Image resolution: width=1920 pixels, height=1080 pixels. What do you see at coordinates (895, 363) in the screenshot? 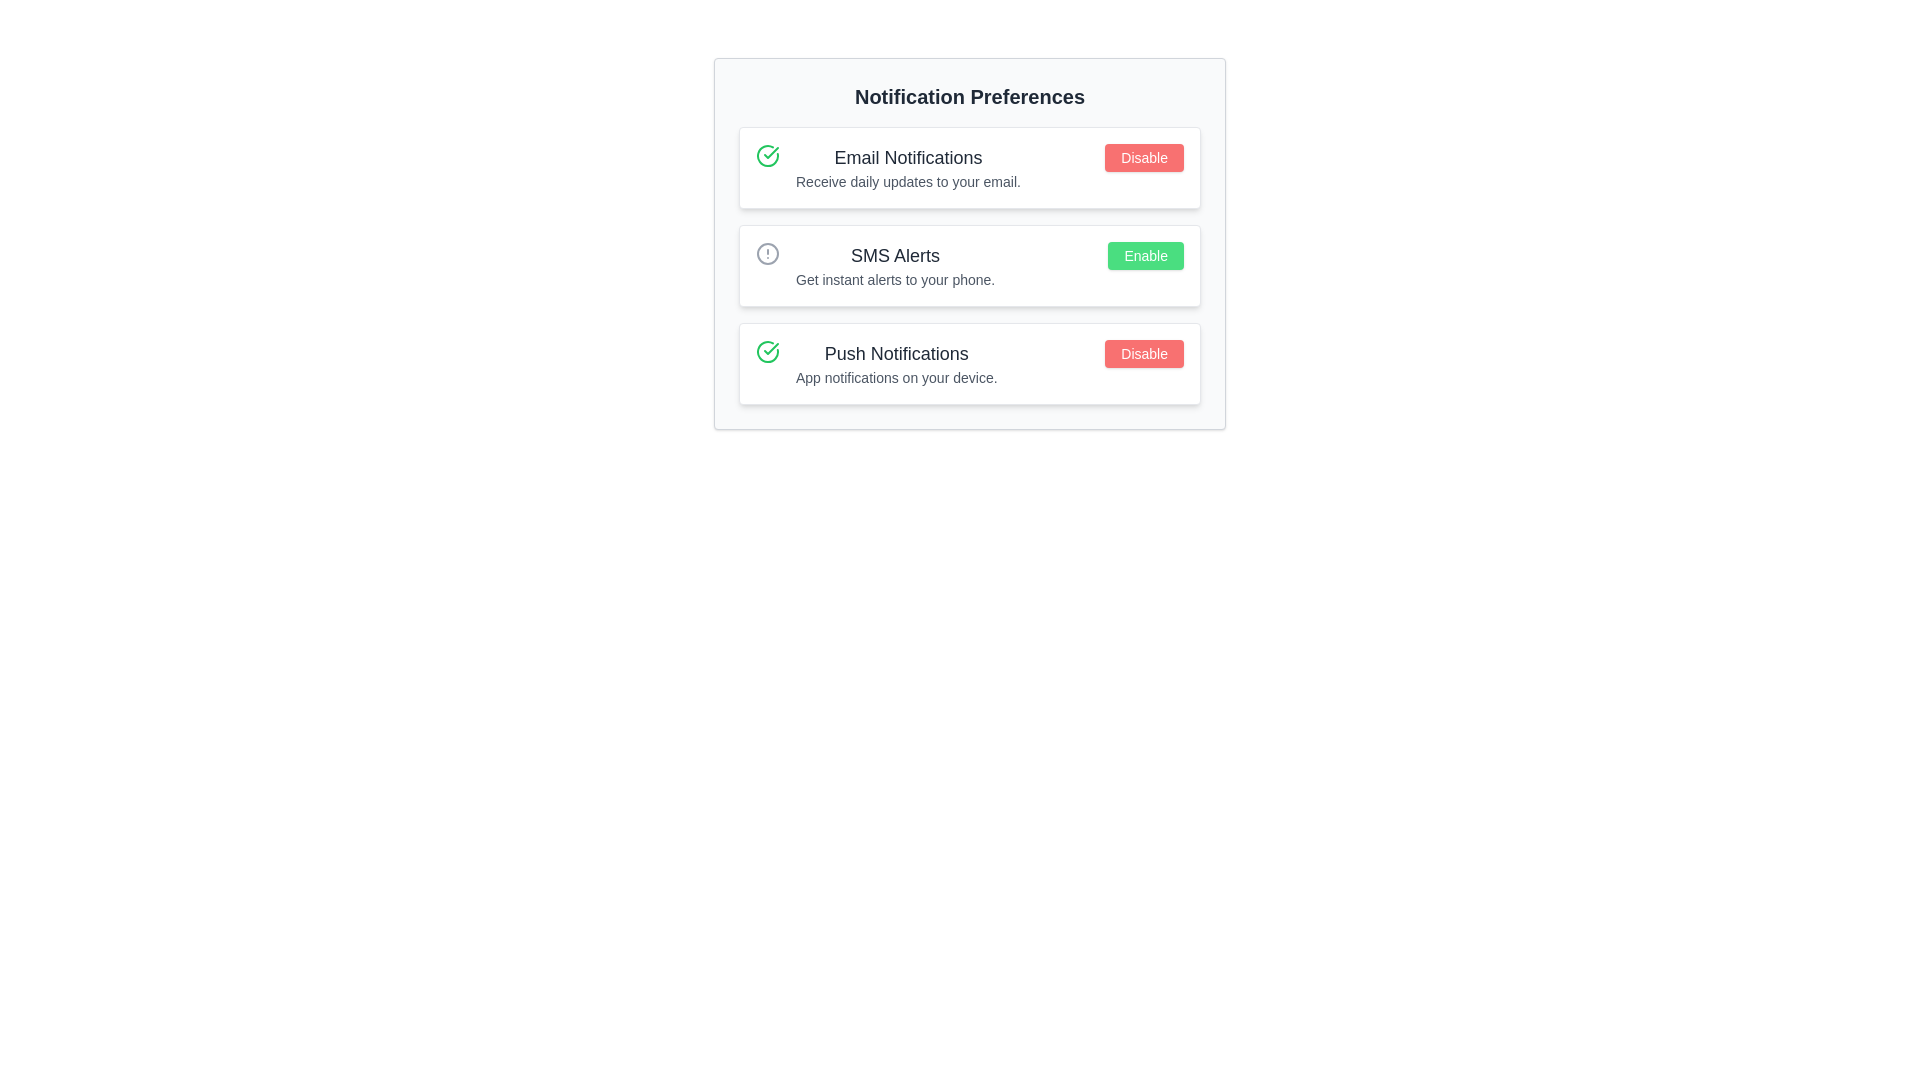
I see `the descriptive text element for 'Push Notifications' in the 'Notification Preferences' panel, which is located to the right of a green check icon and above a red 'Disable' button` at bounding box center [895, 363].